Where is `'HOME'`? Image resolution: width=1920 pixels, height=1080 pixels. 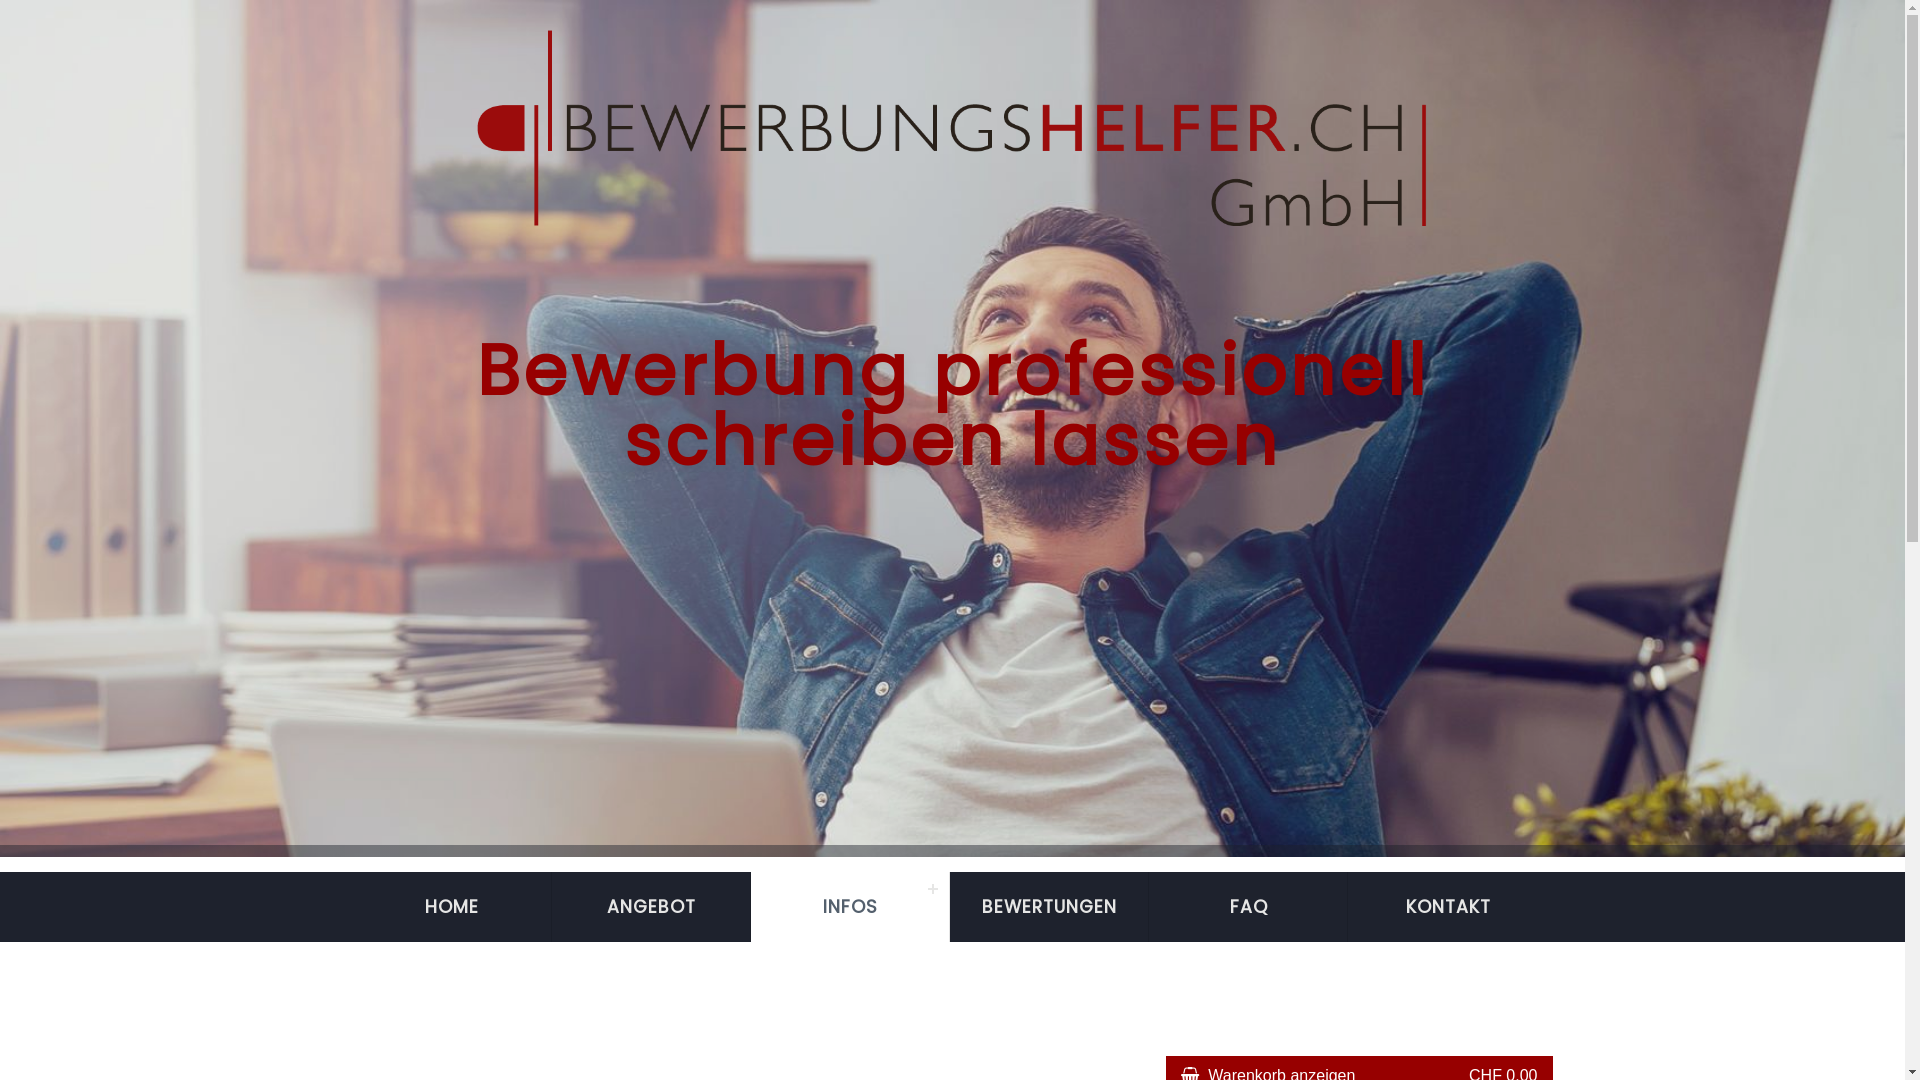
'HOME' is located at coordinates (450, 906).